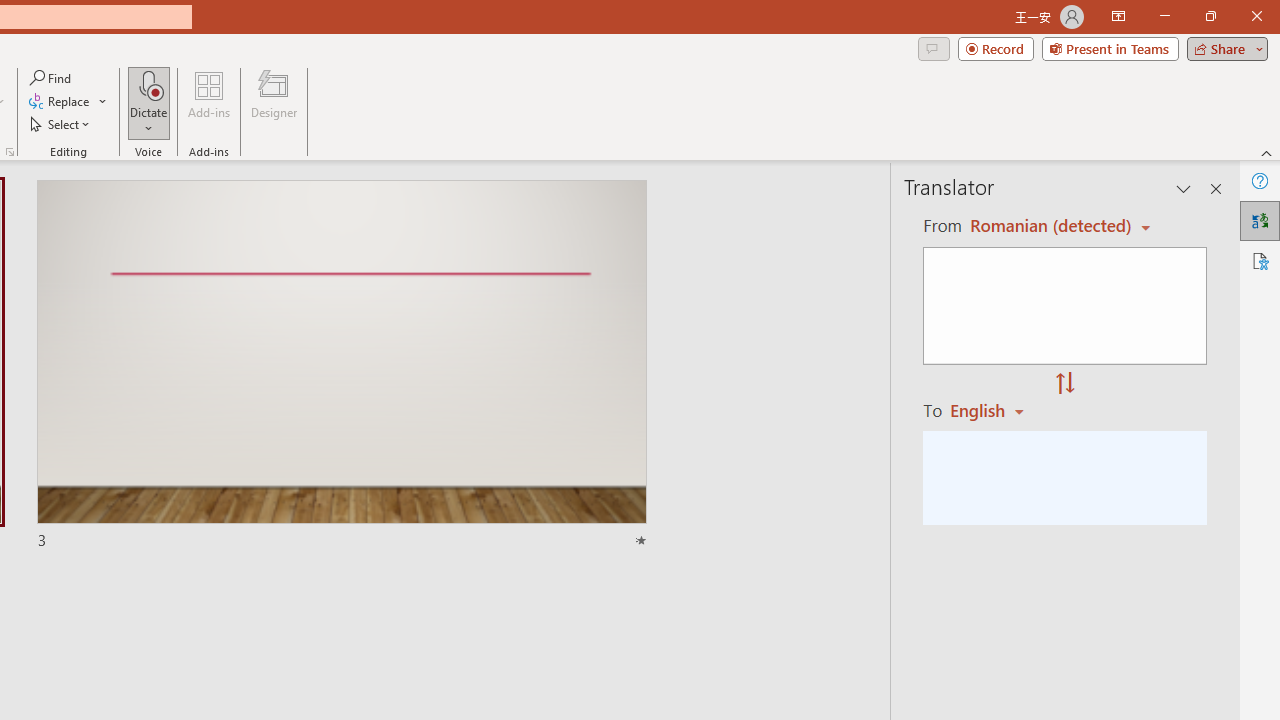 The width and height of the screenshot is (1280, 720). I want to click on 'Select', so click(61, 124).